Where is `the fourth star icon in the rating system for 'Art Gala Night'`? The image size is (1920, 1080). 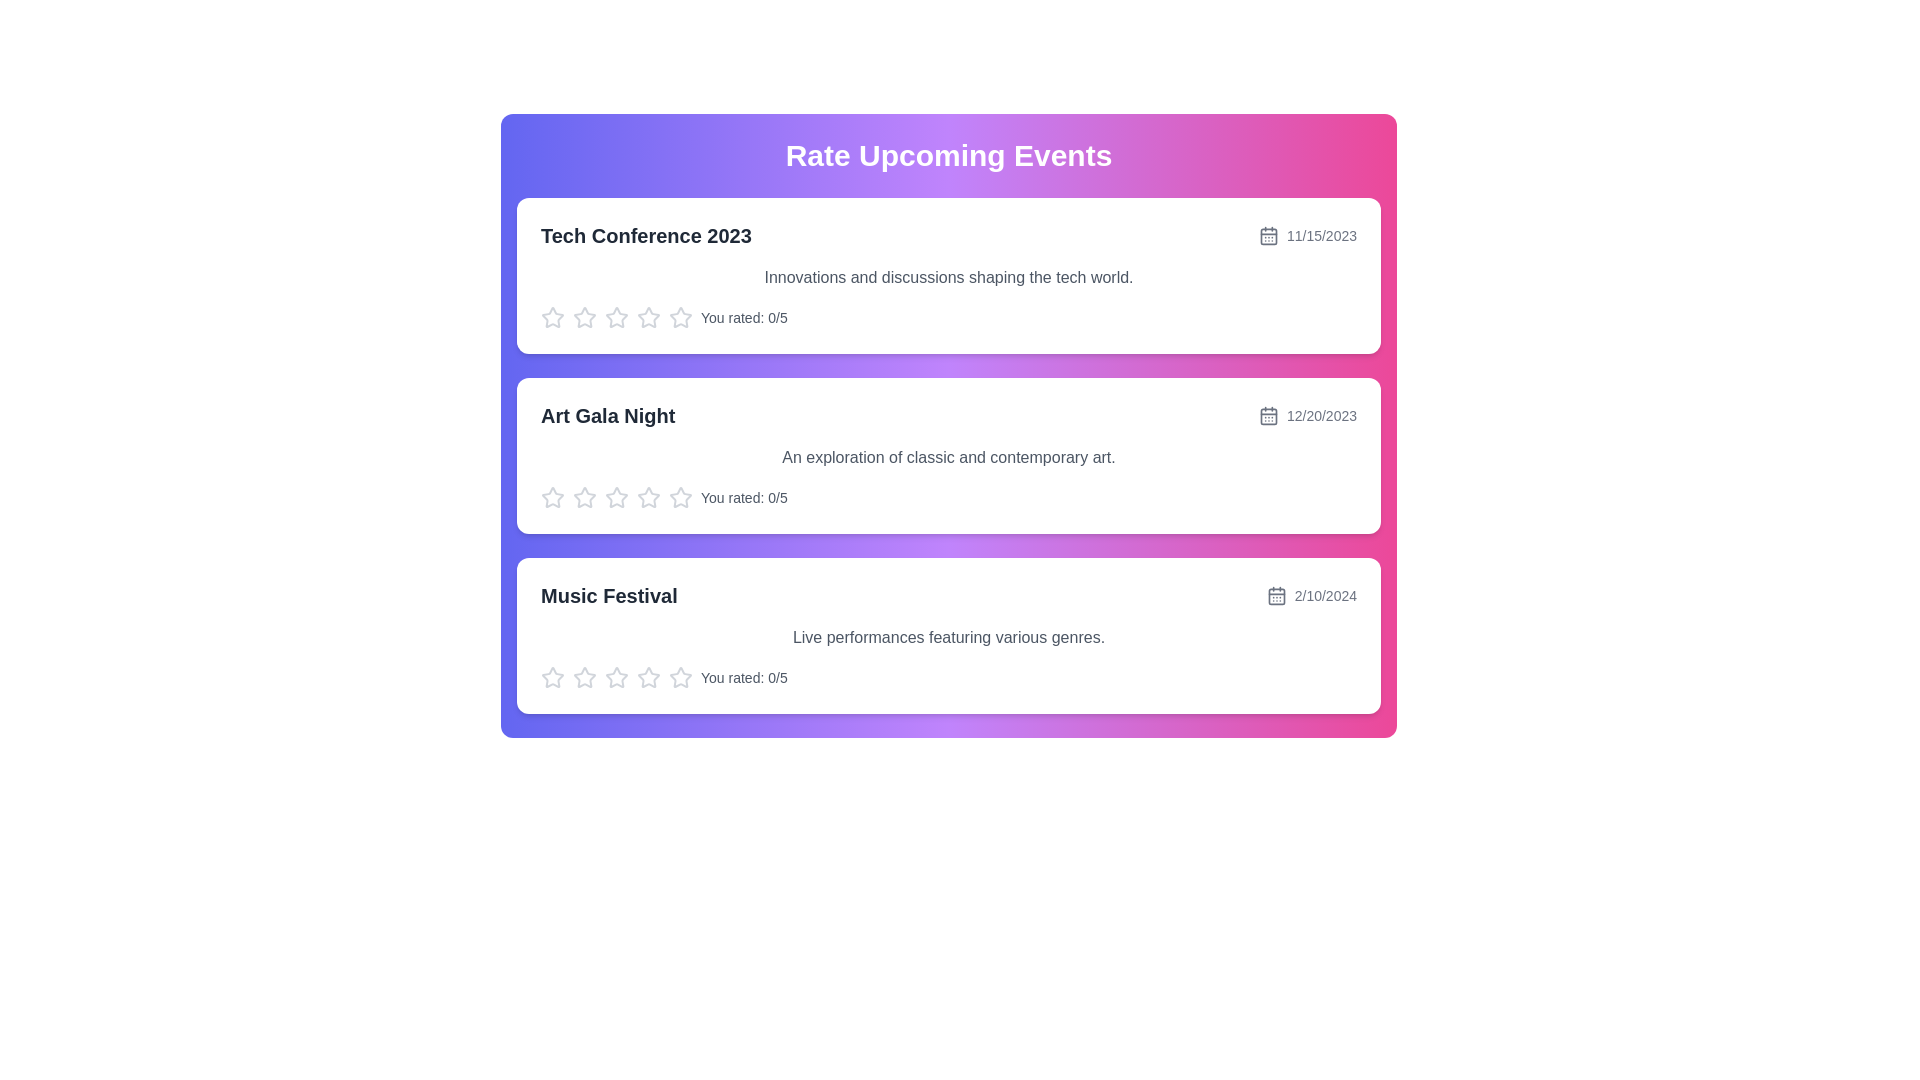 the fourth star icon in the rating system for 'Art Gala Night' is located at coordinates (616, 496).